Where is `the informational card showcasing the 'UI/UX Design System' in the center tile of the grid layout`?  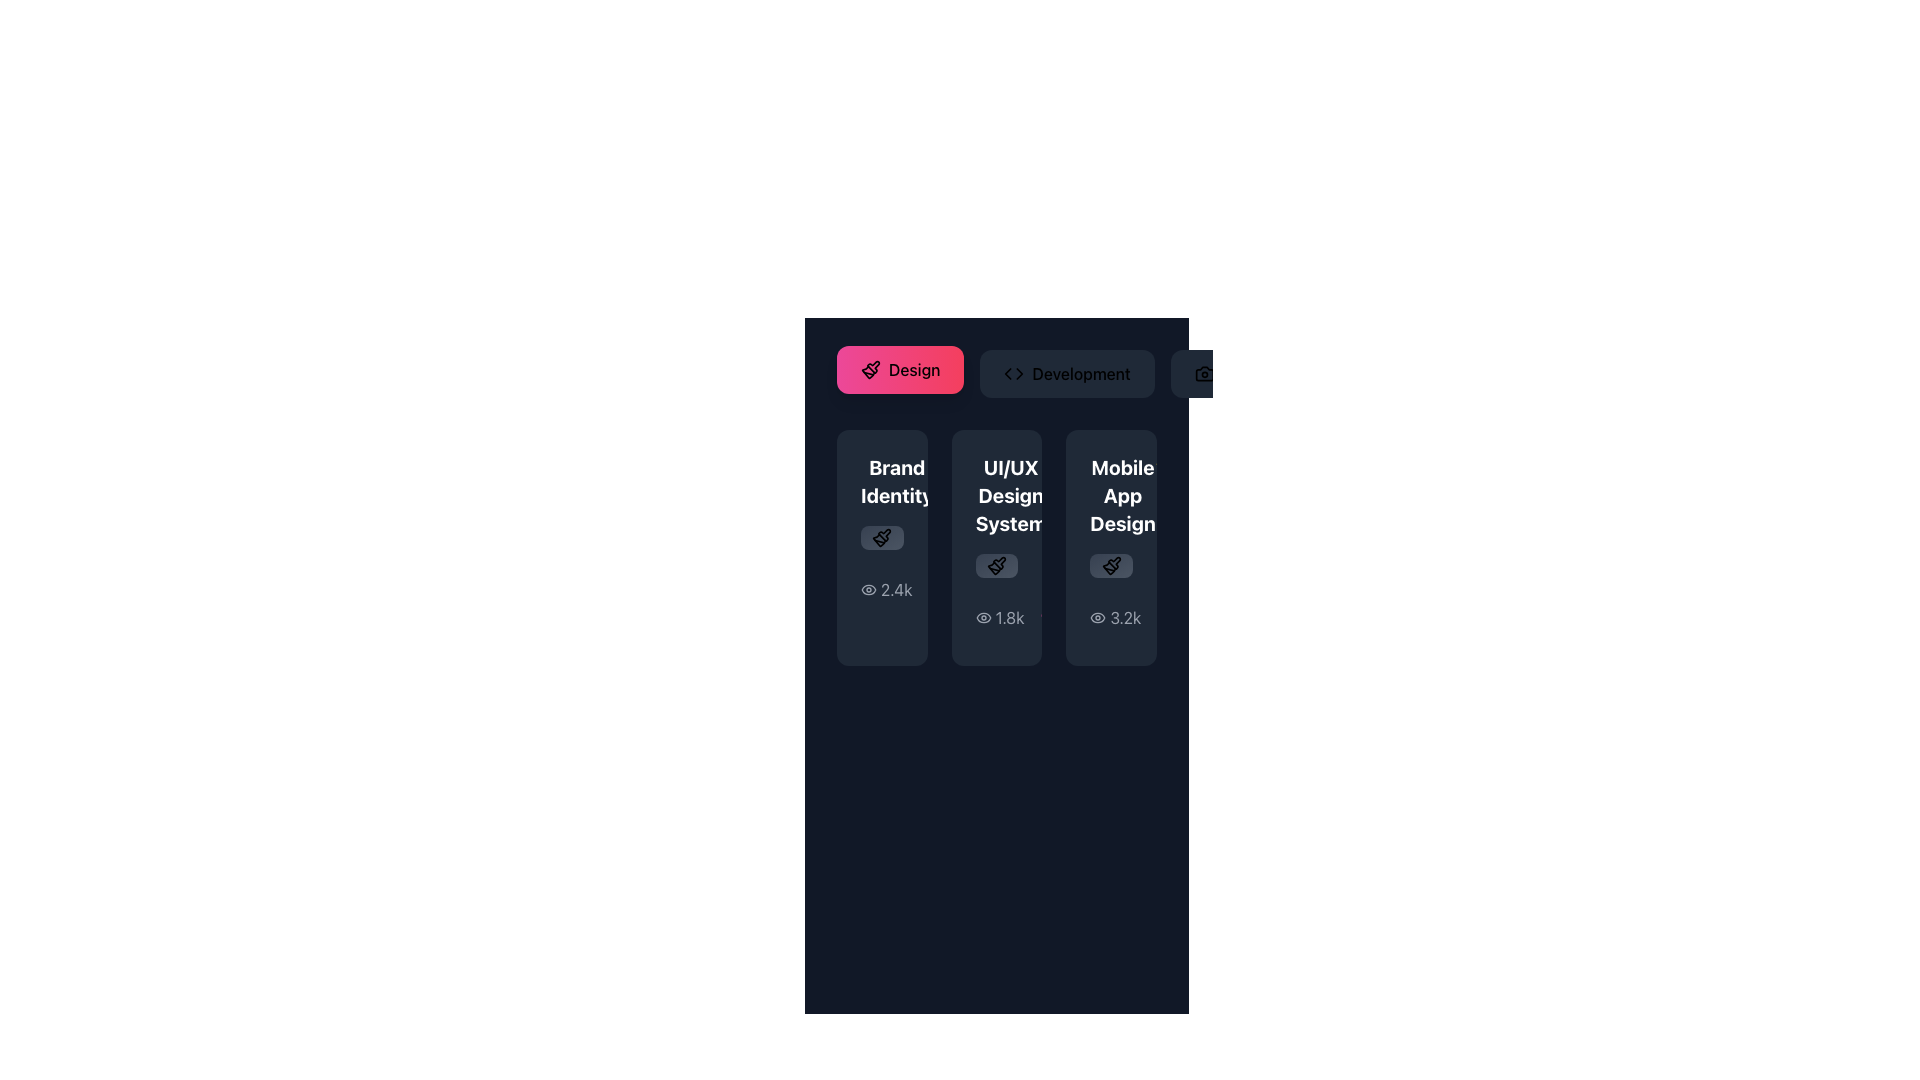
the informational card showcasing the 'UI/UX Design System' in the center tile of the grid layout is located at coordinates (997, 547).